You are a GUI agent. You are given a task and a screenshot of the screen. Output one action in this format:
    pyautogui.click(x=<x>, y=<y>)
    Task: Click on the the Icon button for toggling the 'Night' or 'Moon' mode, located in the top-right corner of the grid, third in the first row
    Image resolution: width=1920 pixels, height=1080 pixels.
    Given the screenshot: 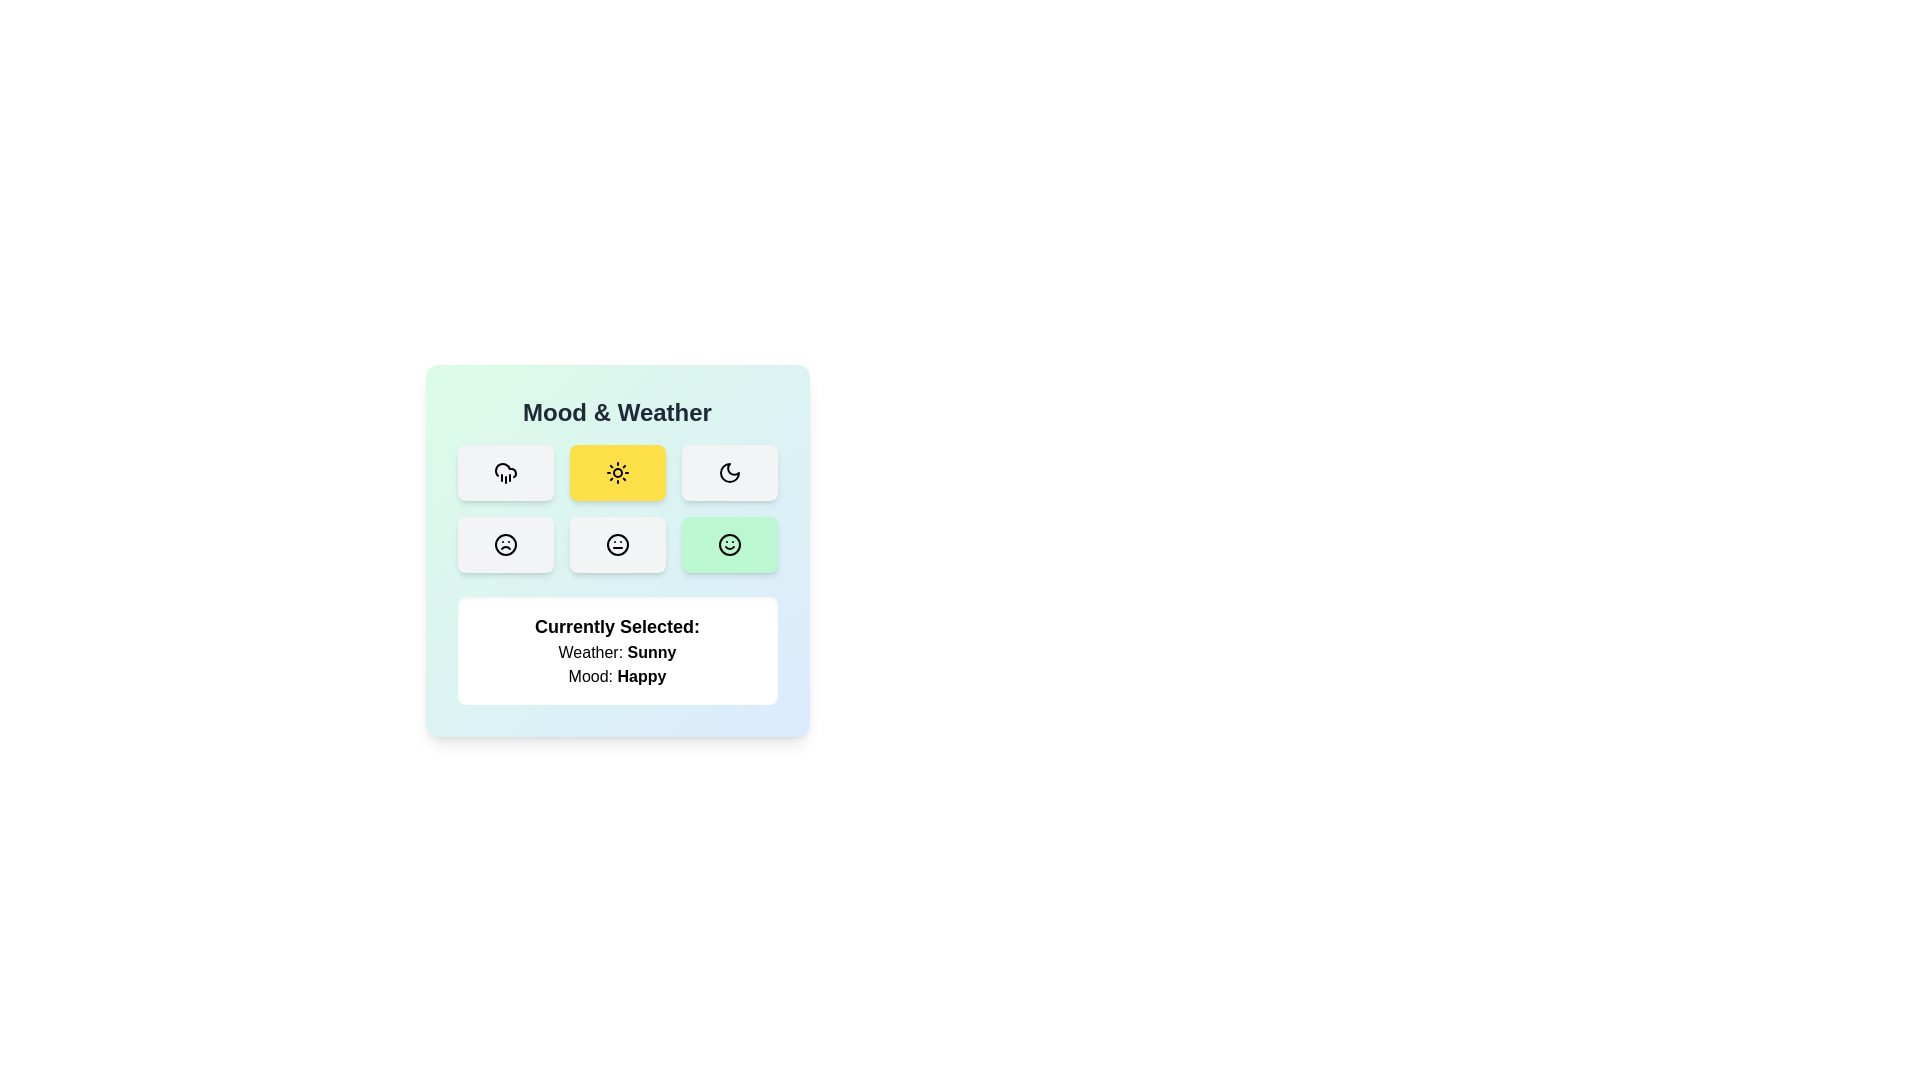 What is the action you would take?
    pyautogui.click(x=728, y=473)
    